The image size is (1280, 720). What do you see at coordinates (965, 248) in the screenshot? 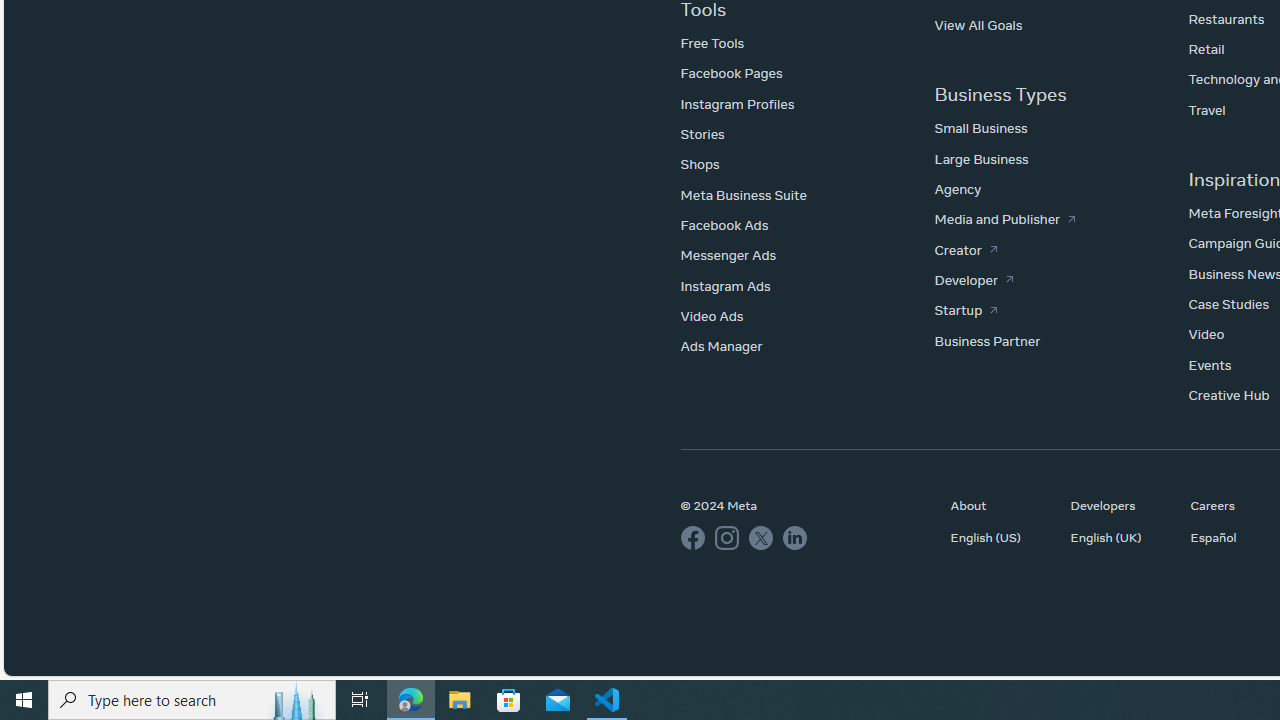
I see `'Creator'` at bounding box center [965, 248].